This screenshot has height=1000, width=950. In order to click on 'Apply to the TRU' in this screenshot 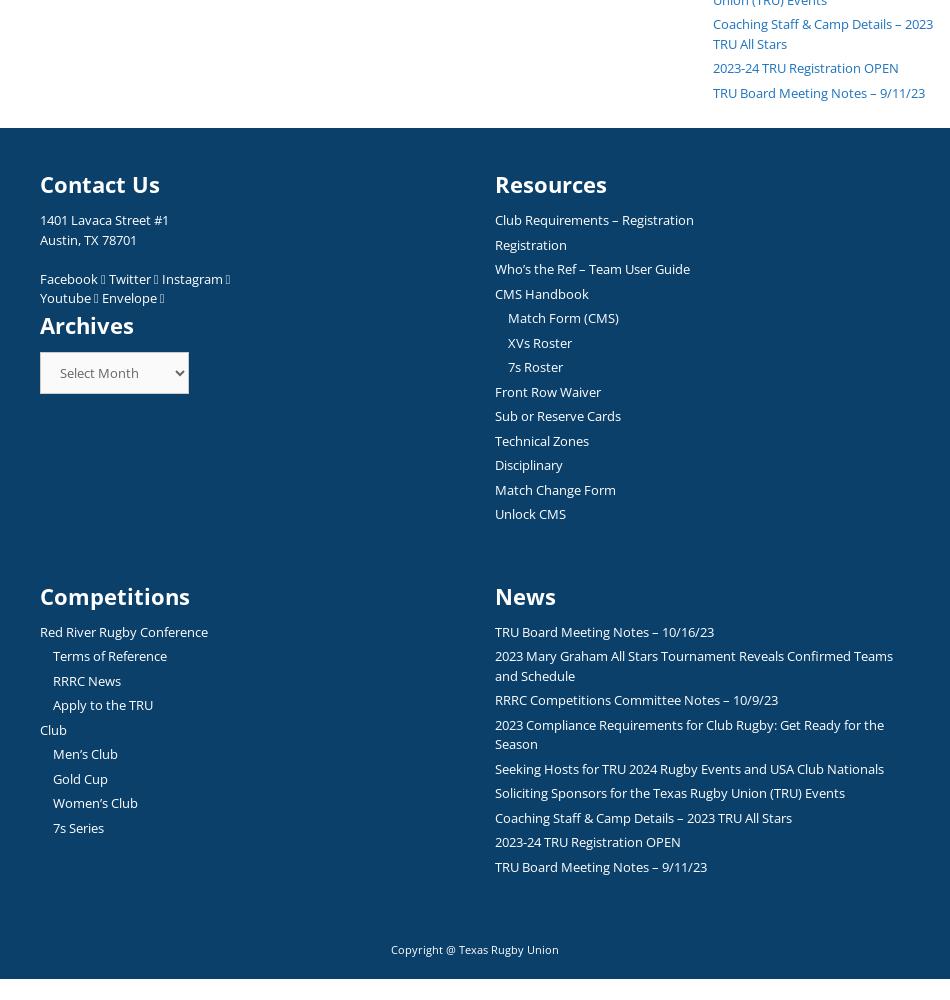, I will do `click(53, 704)`.